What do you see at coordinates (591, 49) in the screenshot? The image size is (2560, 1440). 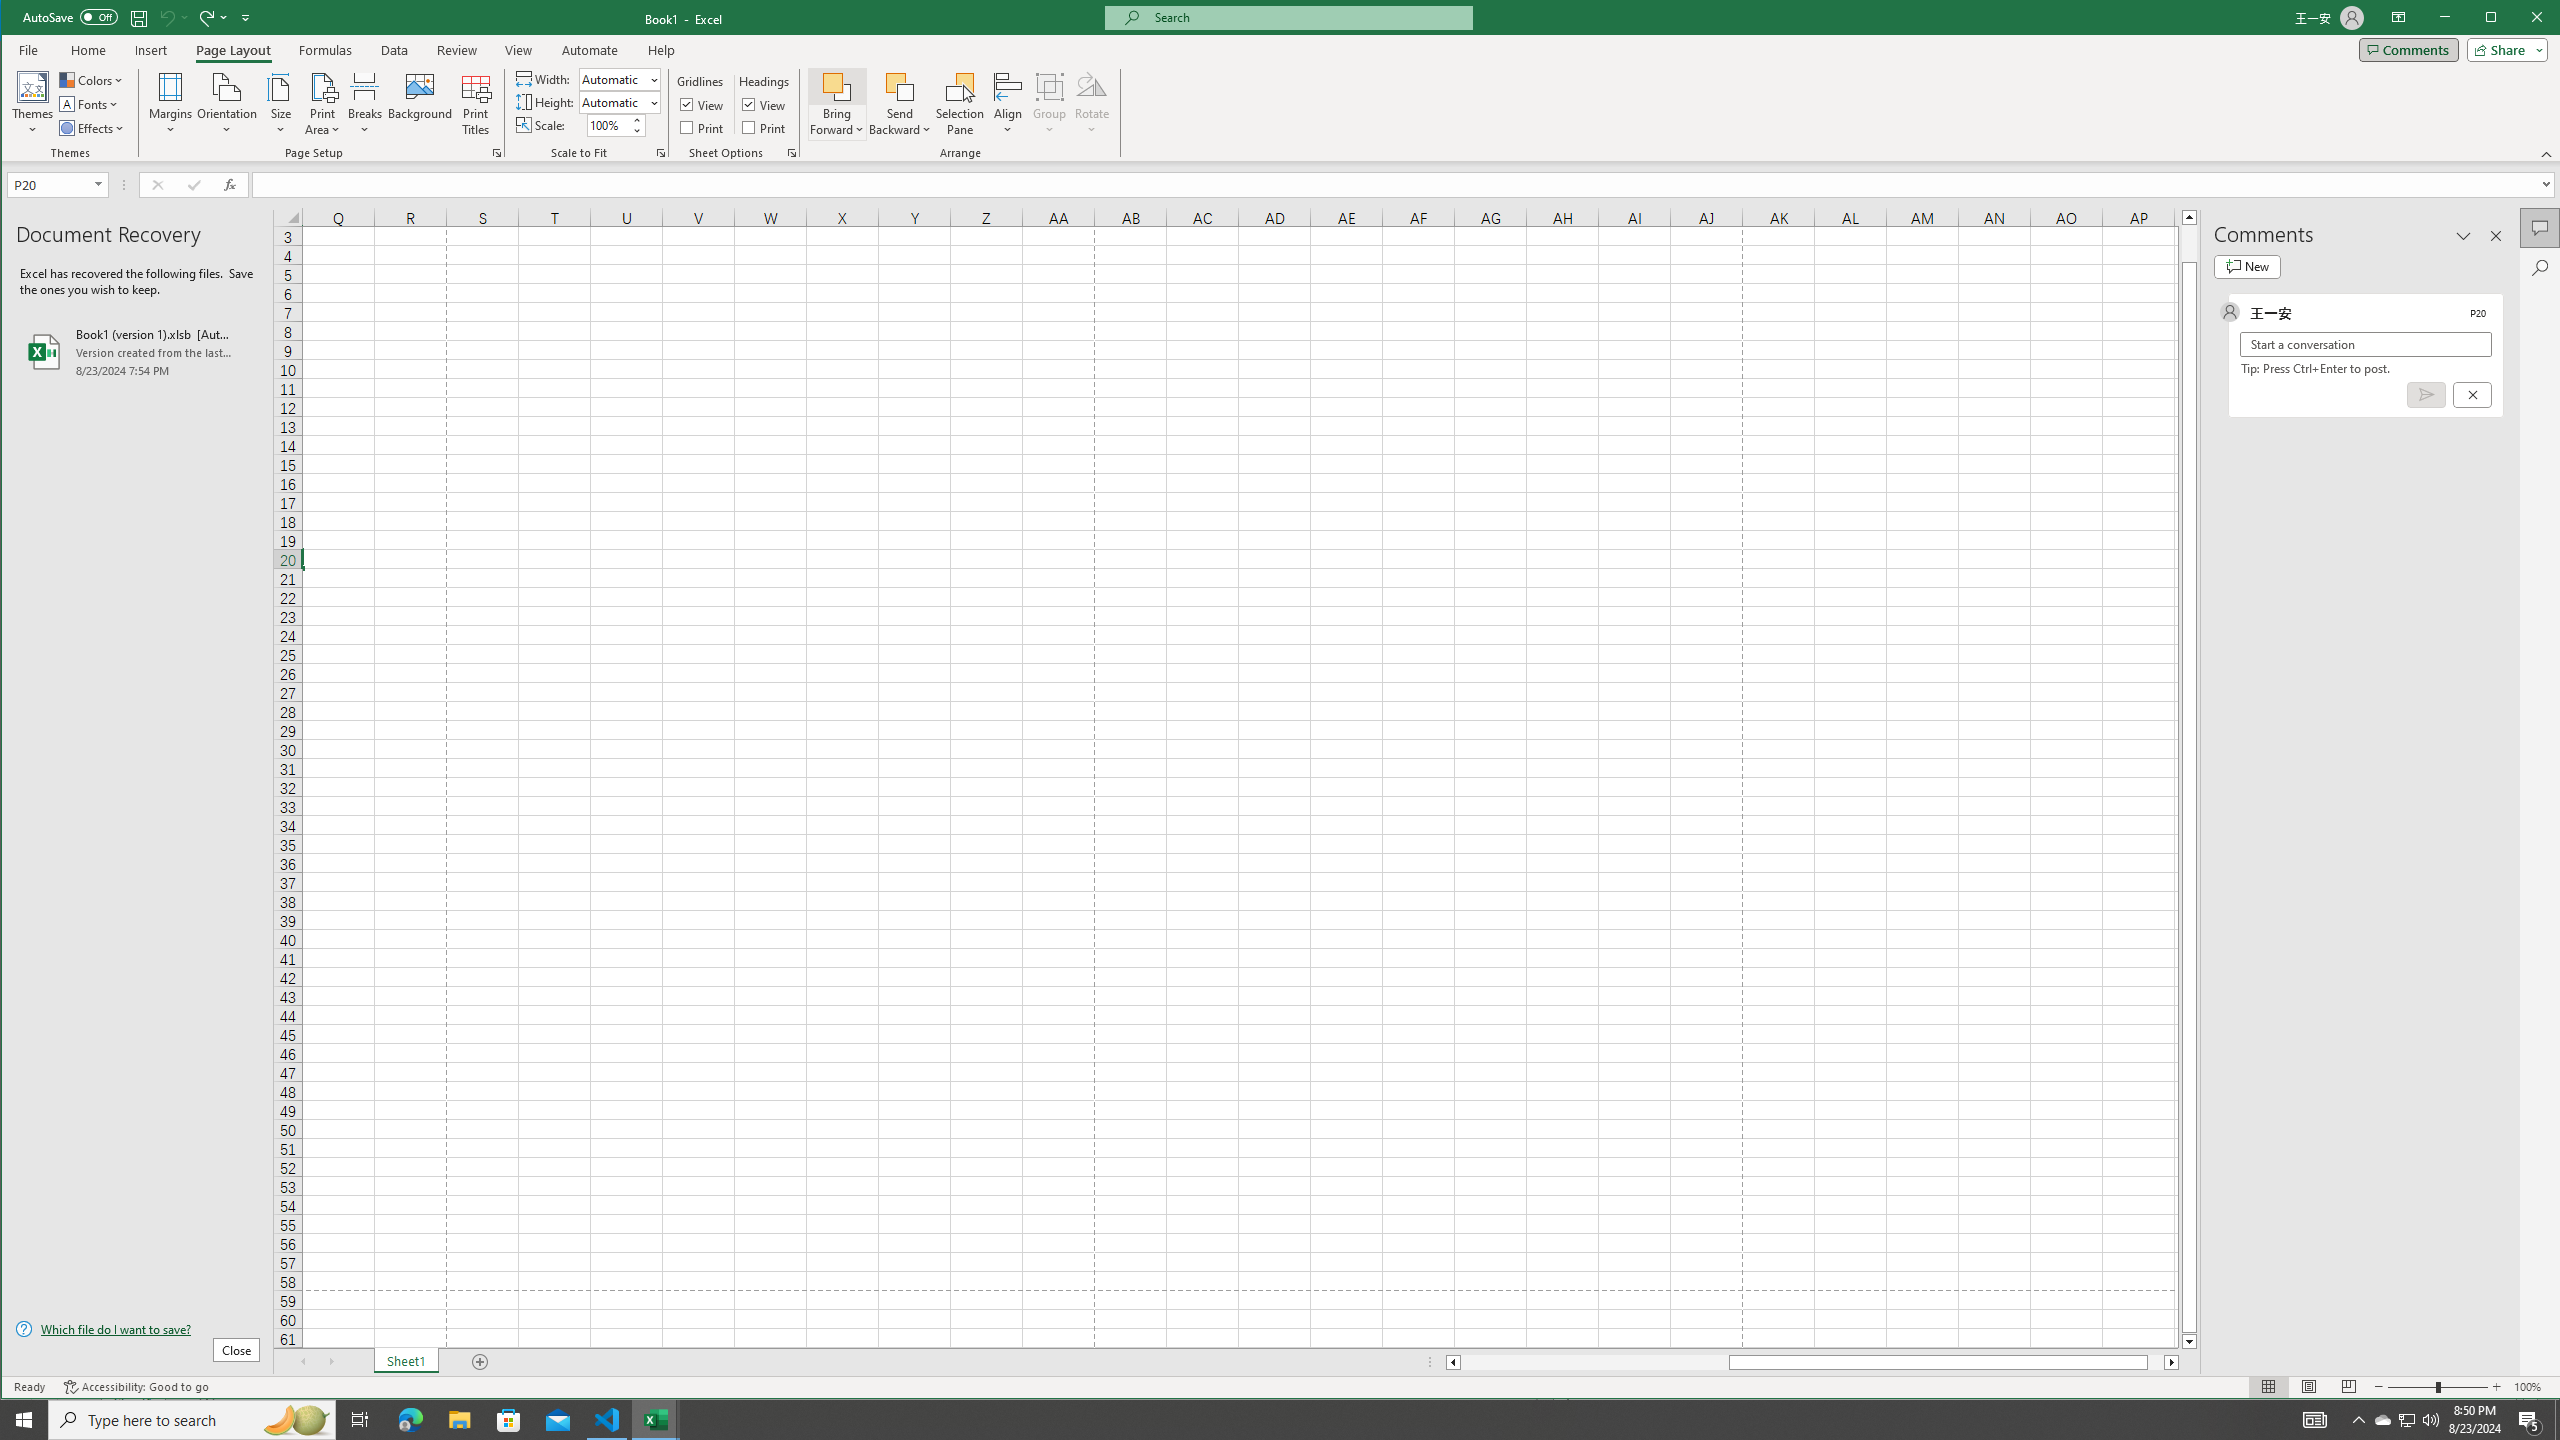 I see `'Automate'` at bounding box center [591, 49].